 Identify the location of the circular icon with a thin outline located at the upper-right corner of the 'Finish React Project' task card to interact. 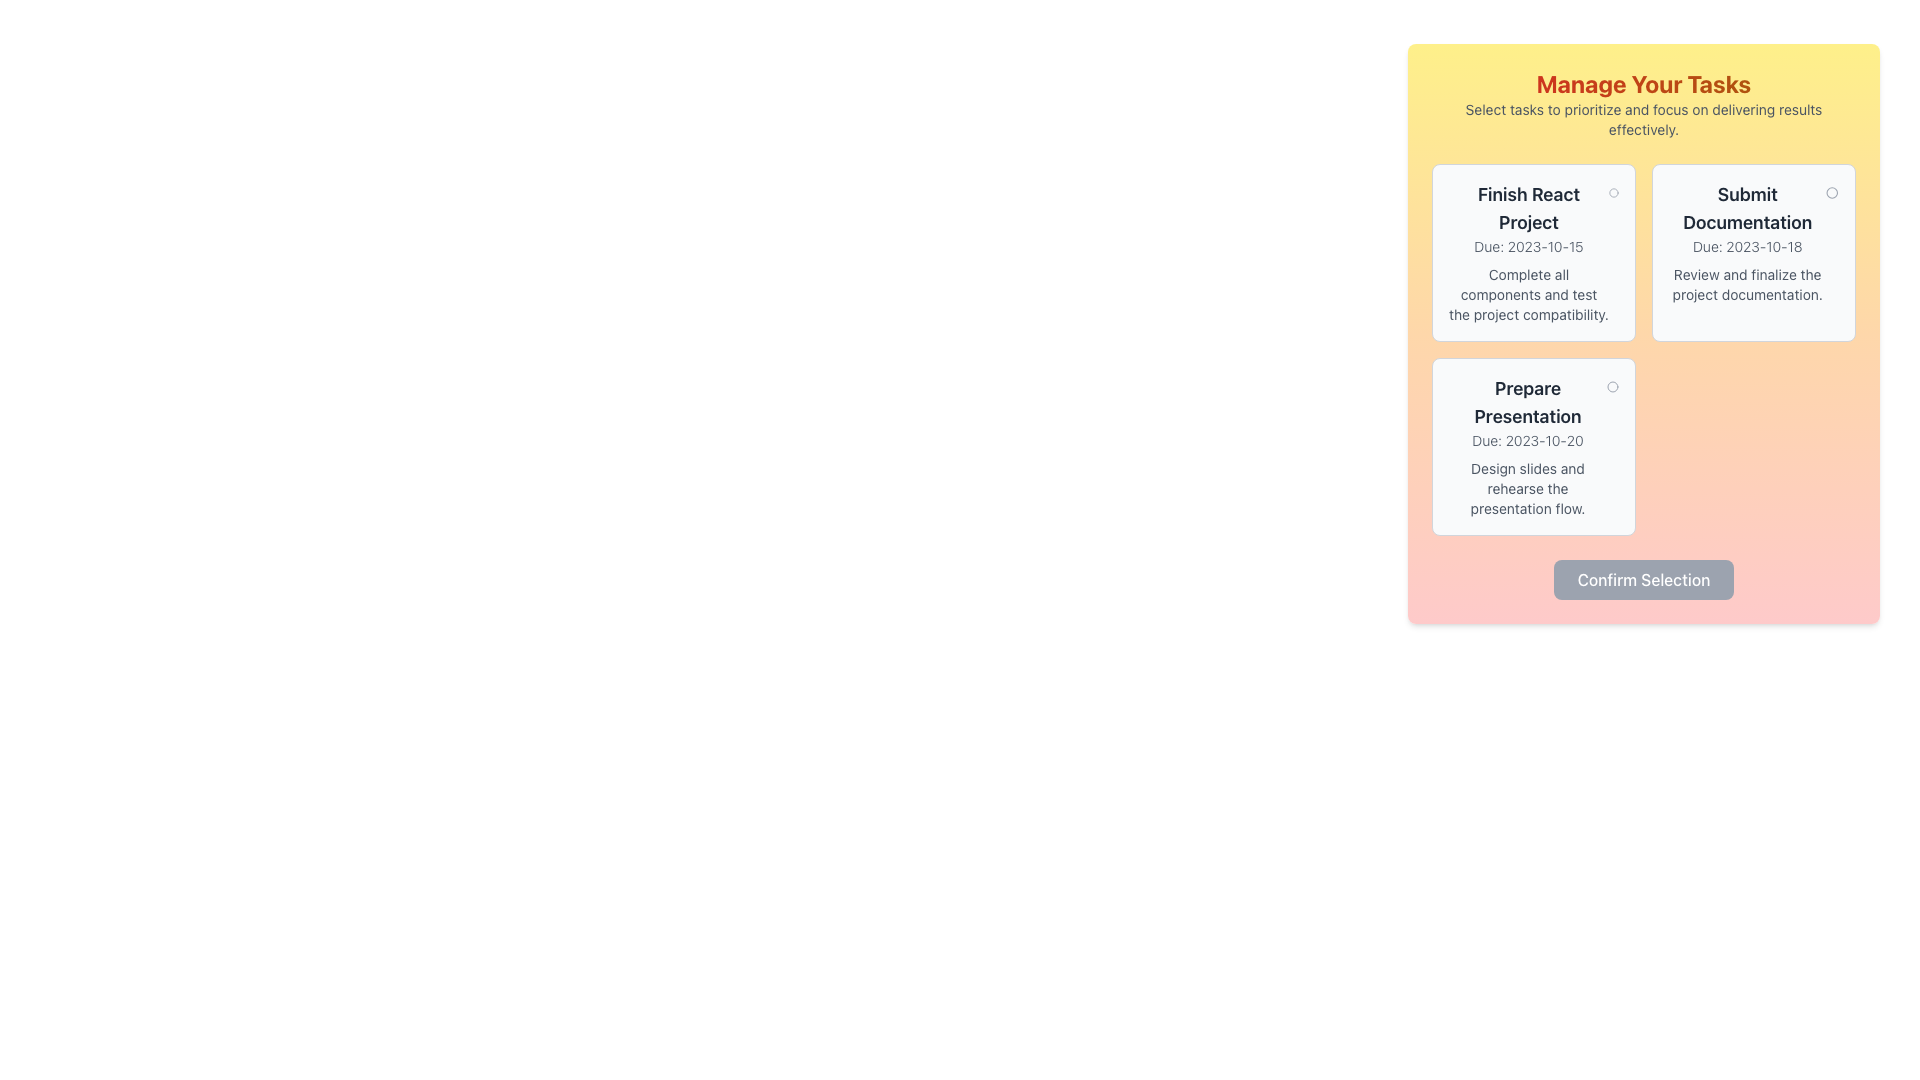
(1613, 192).